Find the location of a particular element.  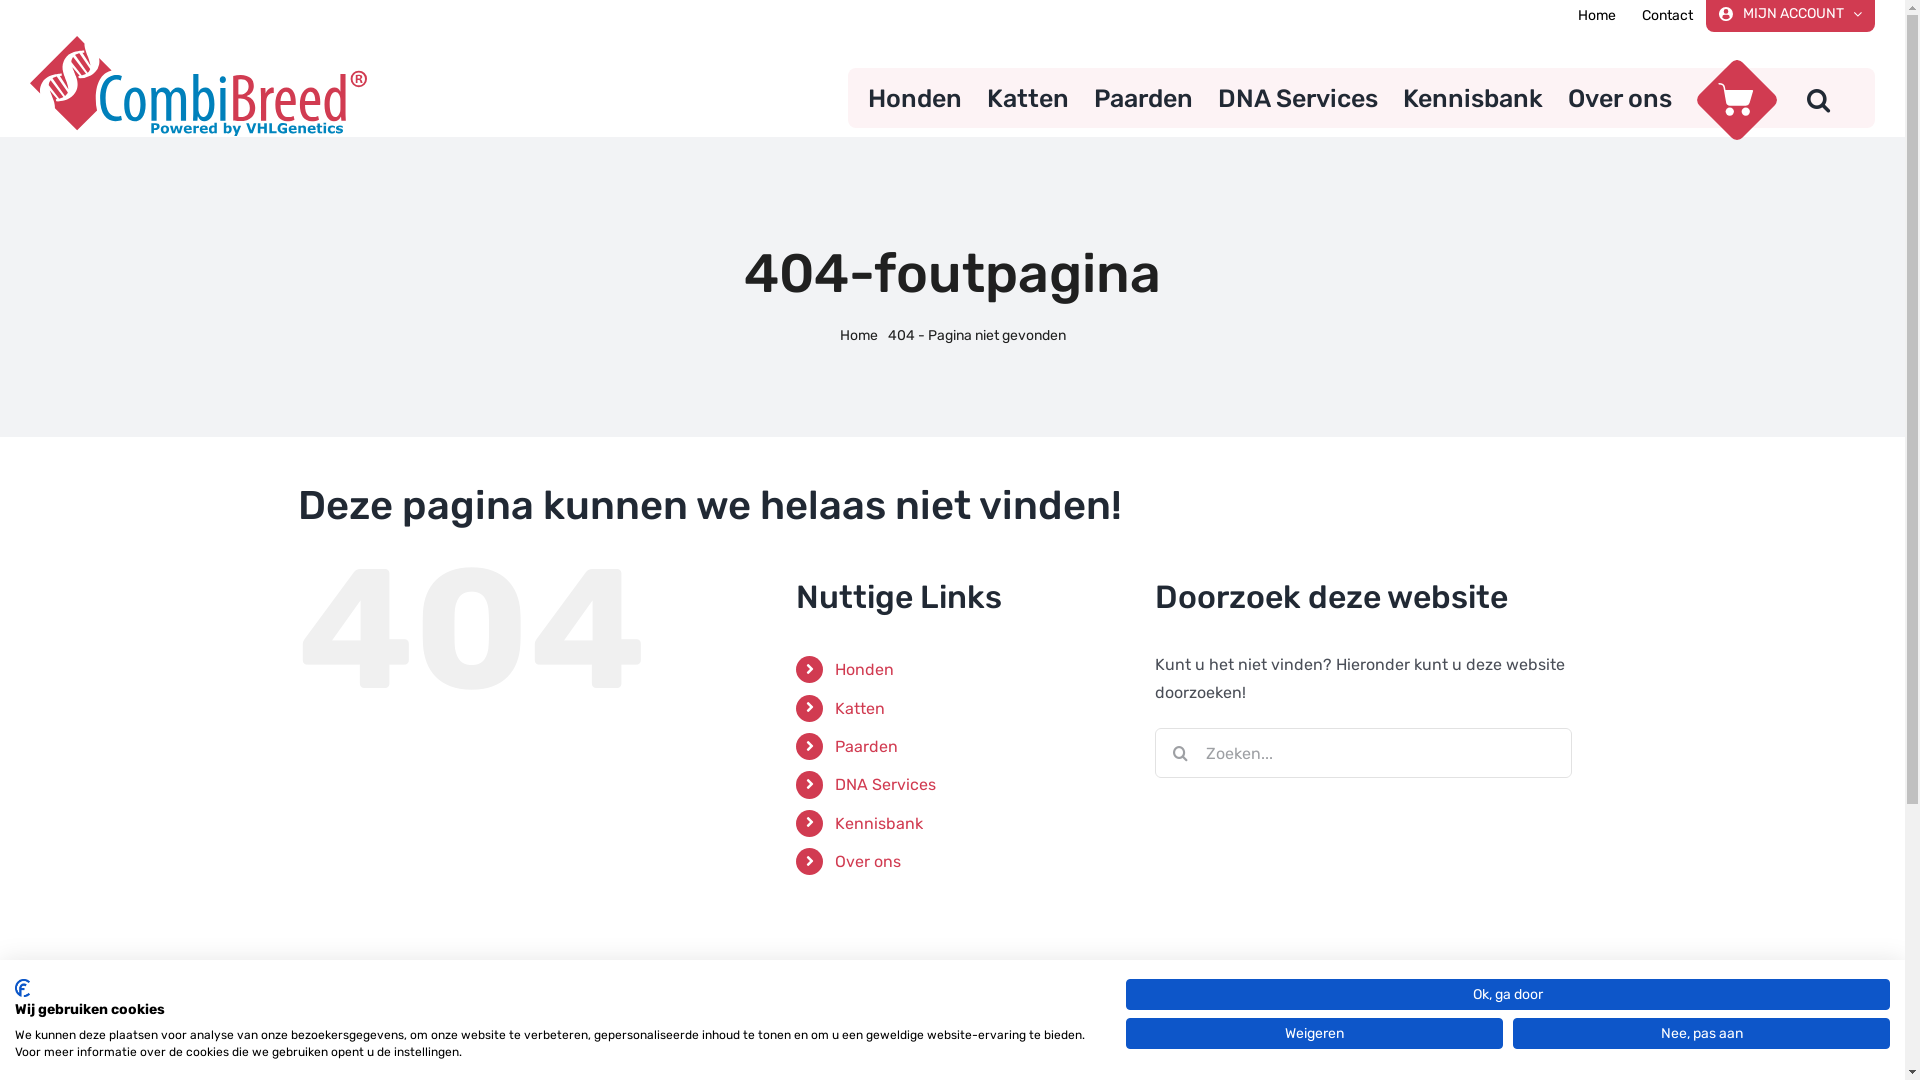

'Home' is located at coordinates (1563, 15).